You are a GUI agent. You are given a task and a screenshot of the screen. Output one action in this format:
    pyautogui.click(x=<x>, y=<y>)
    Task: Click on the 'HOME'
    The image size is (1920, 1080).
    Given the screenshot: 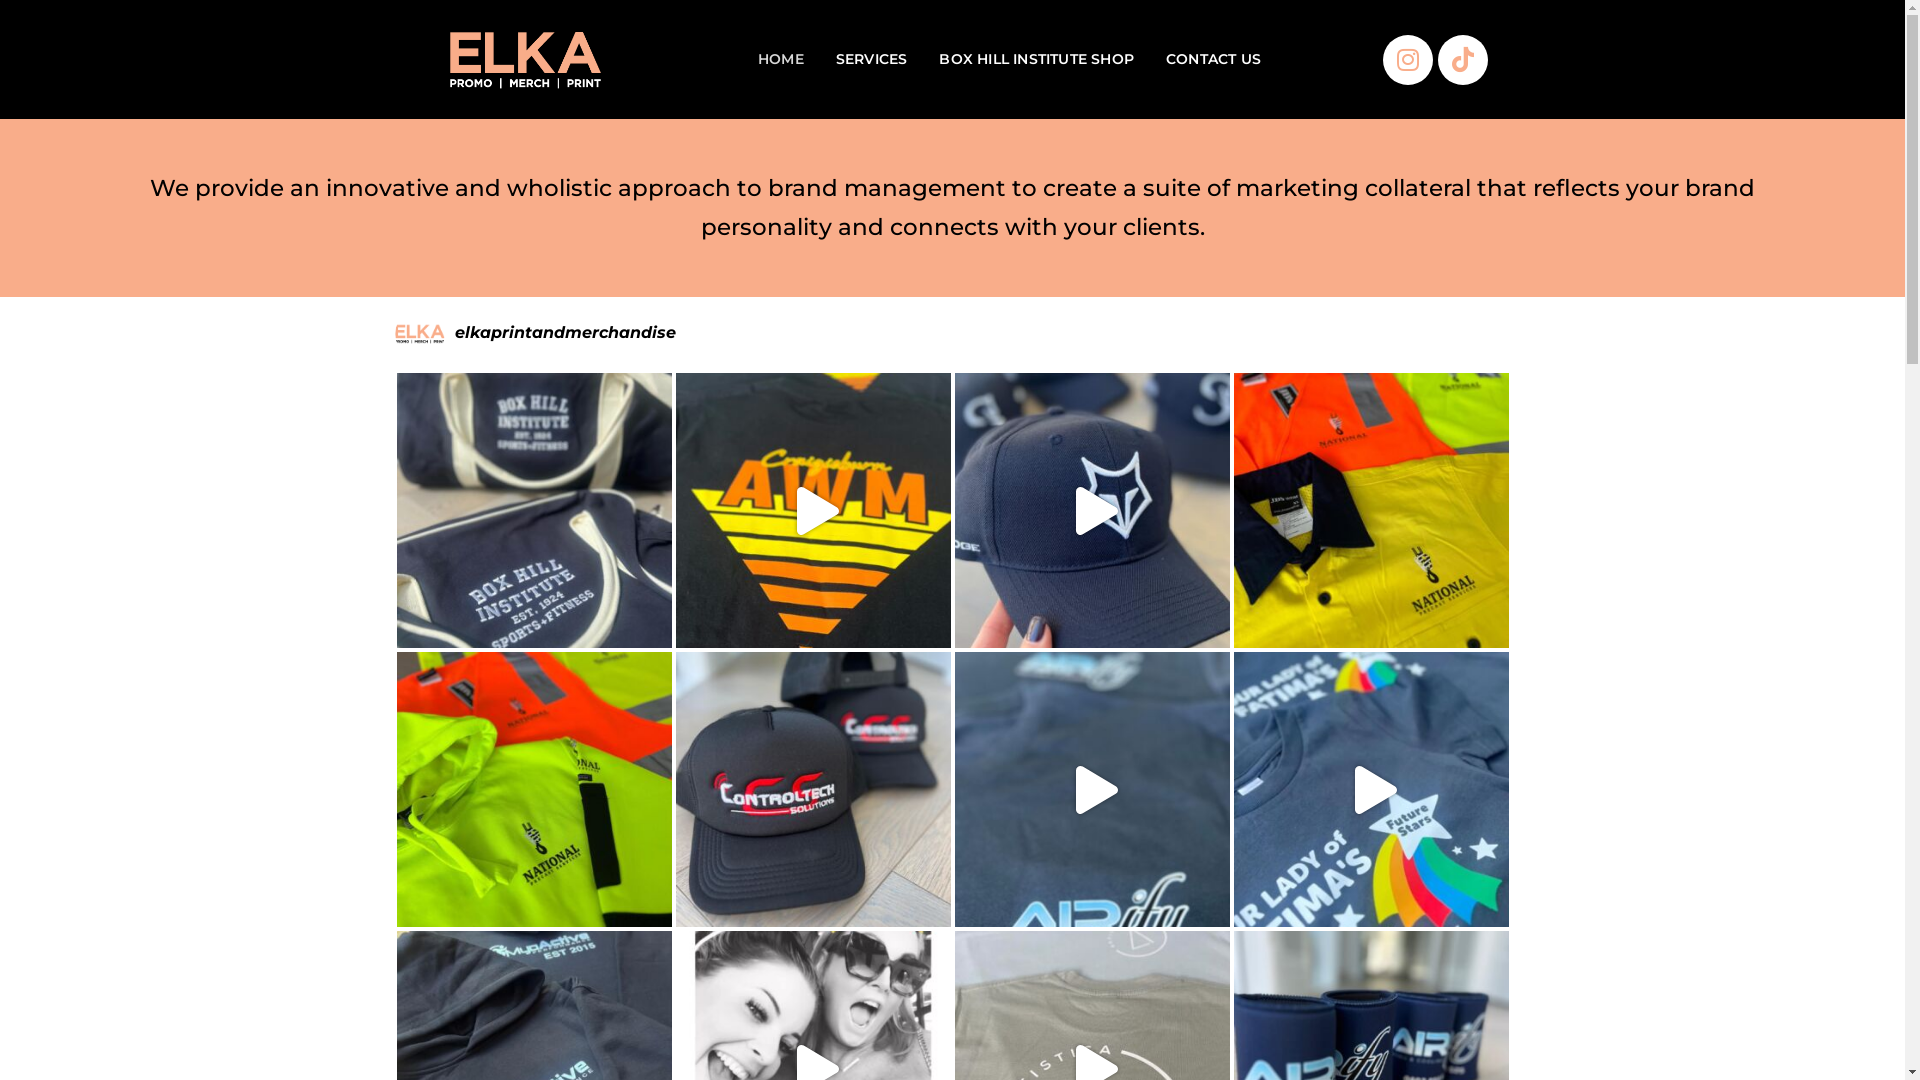 What is the action you would take?
    pyautogui.click(x=780, y=58)
    